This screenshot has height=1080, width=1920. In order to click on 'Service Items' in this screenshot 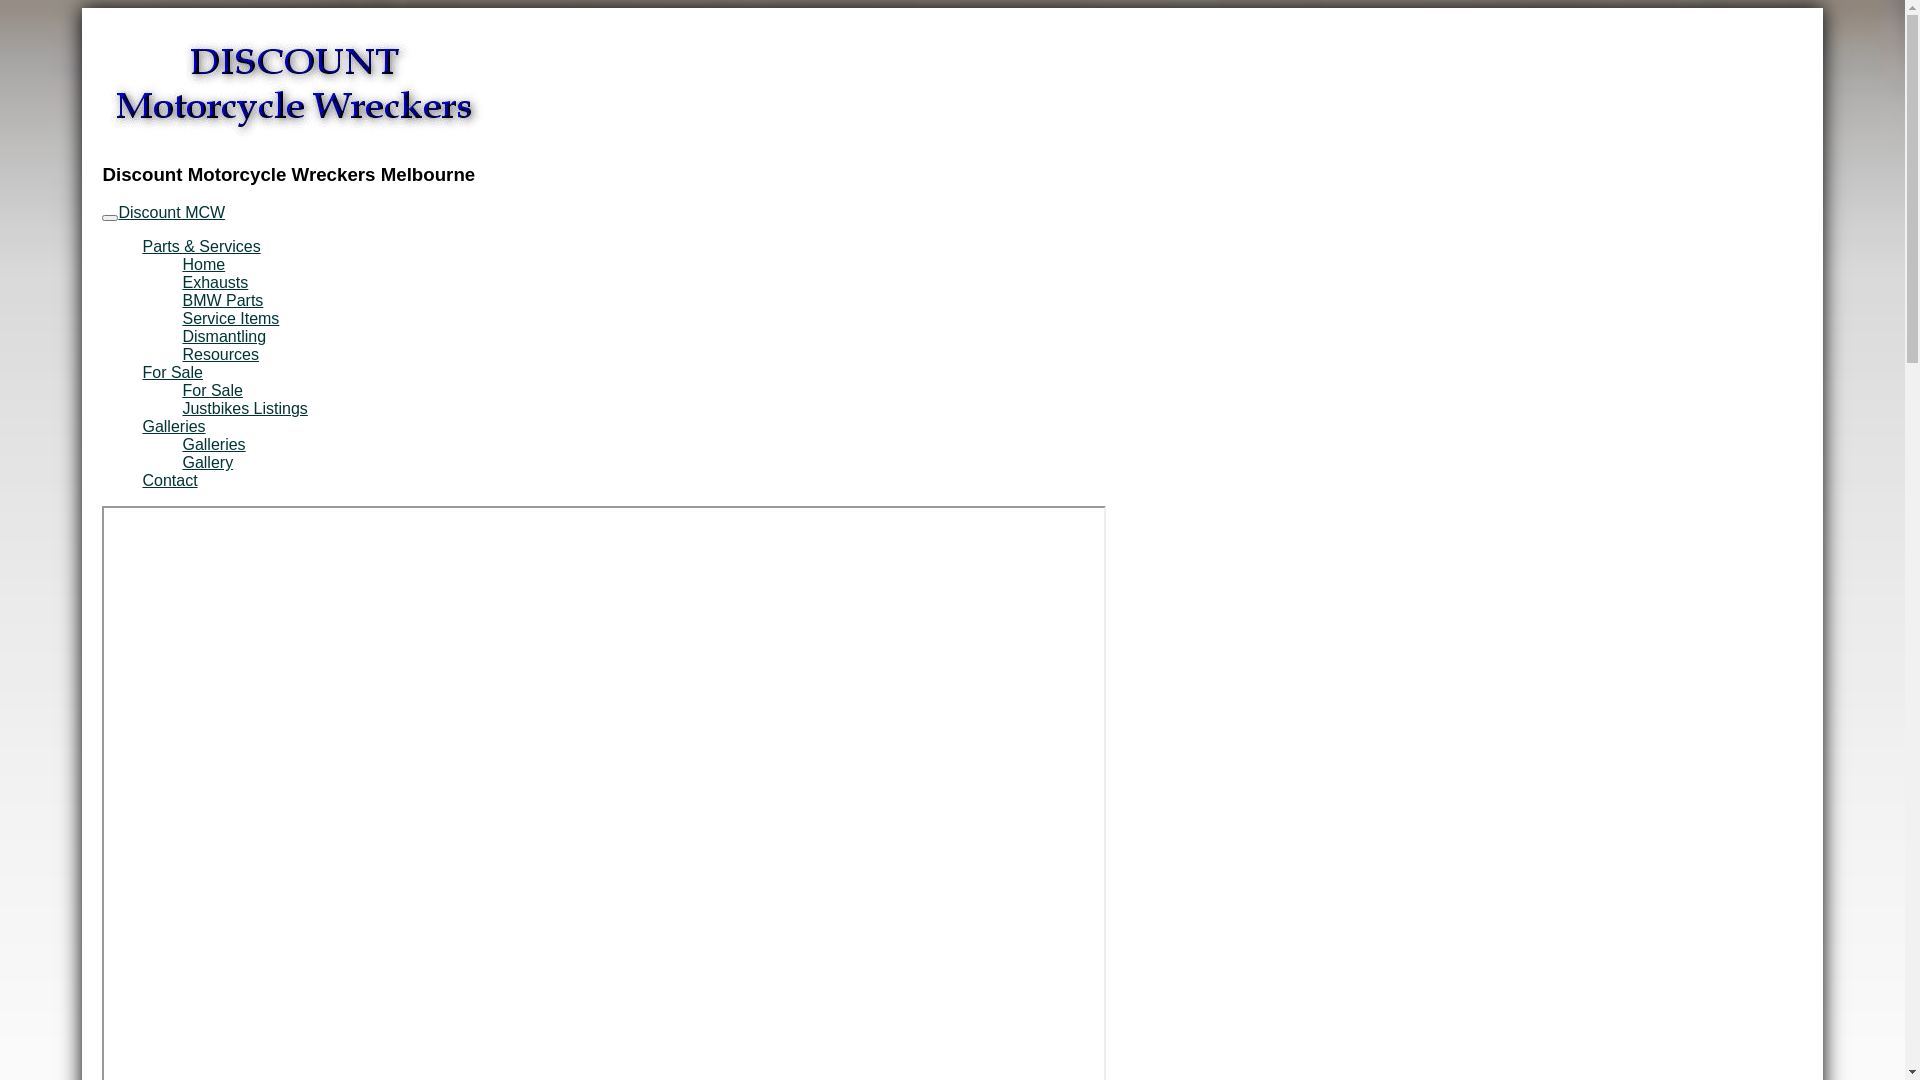, I will do `click(182, 317)`.